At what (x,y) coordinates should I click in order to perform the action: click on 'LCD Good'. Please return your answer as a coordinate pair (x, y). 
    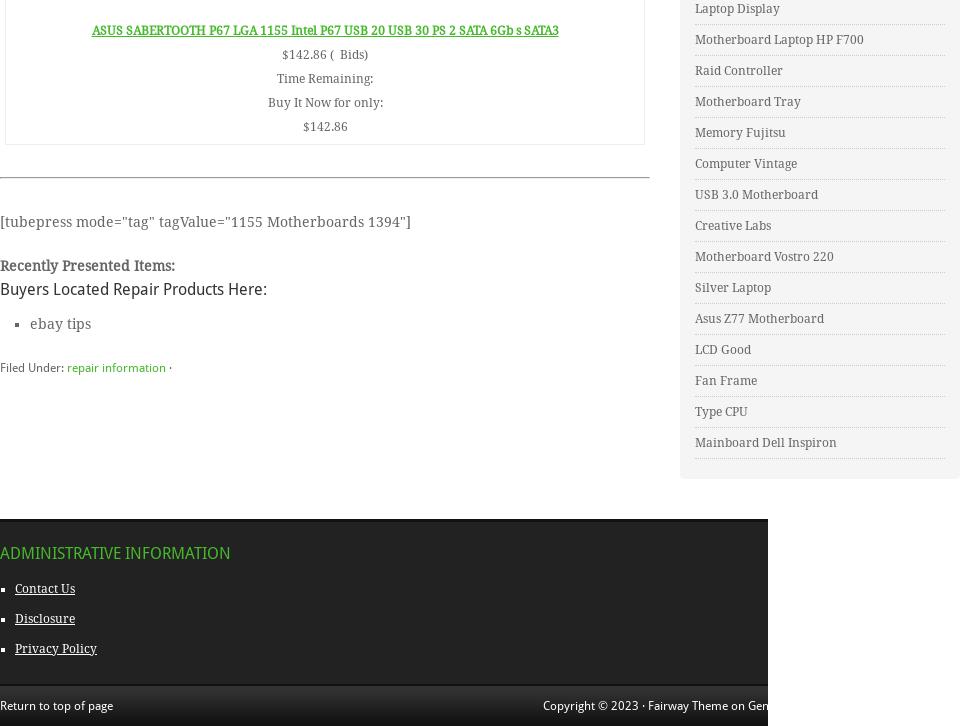
    Looking at the image, I should click on (721, 349).